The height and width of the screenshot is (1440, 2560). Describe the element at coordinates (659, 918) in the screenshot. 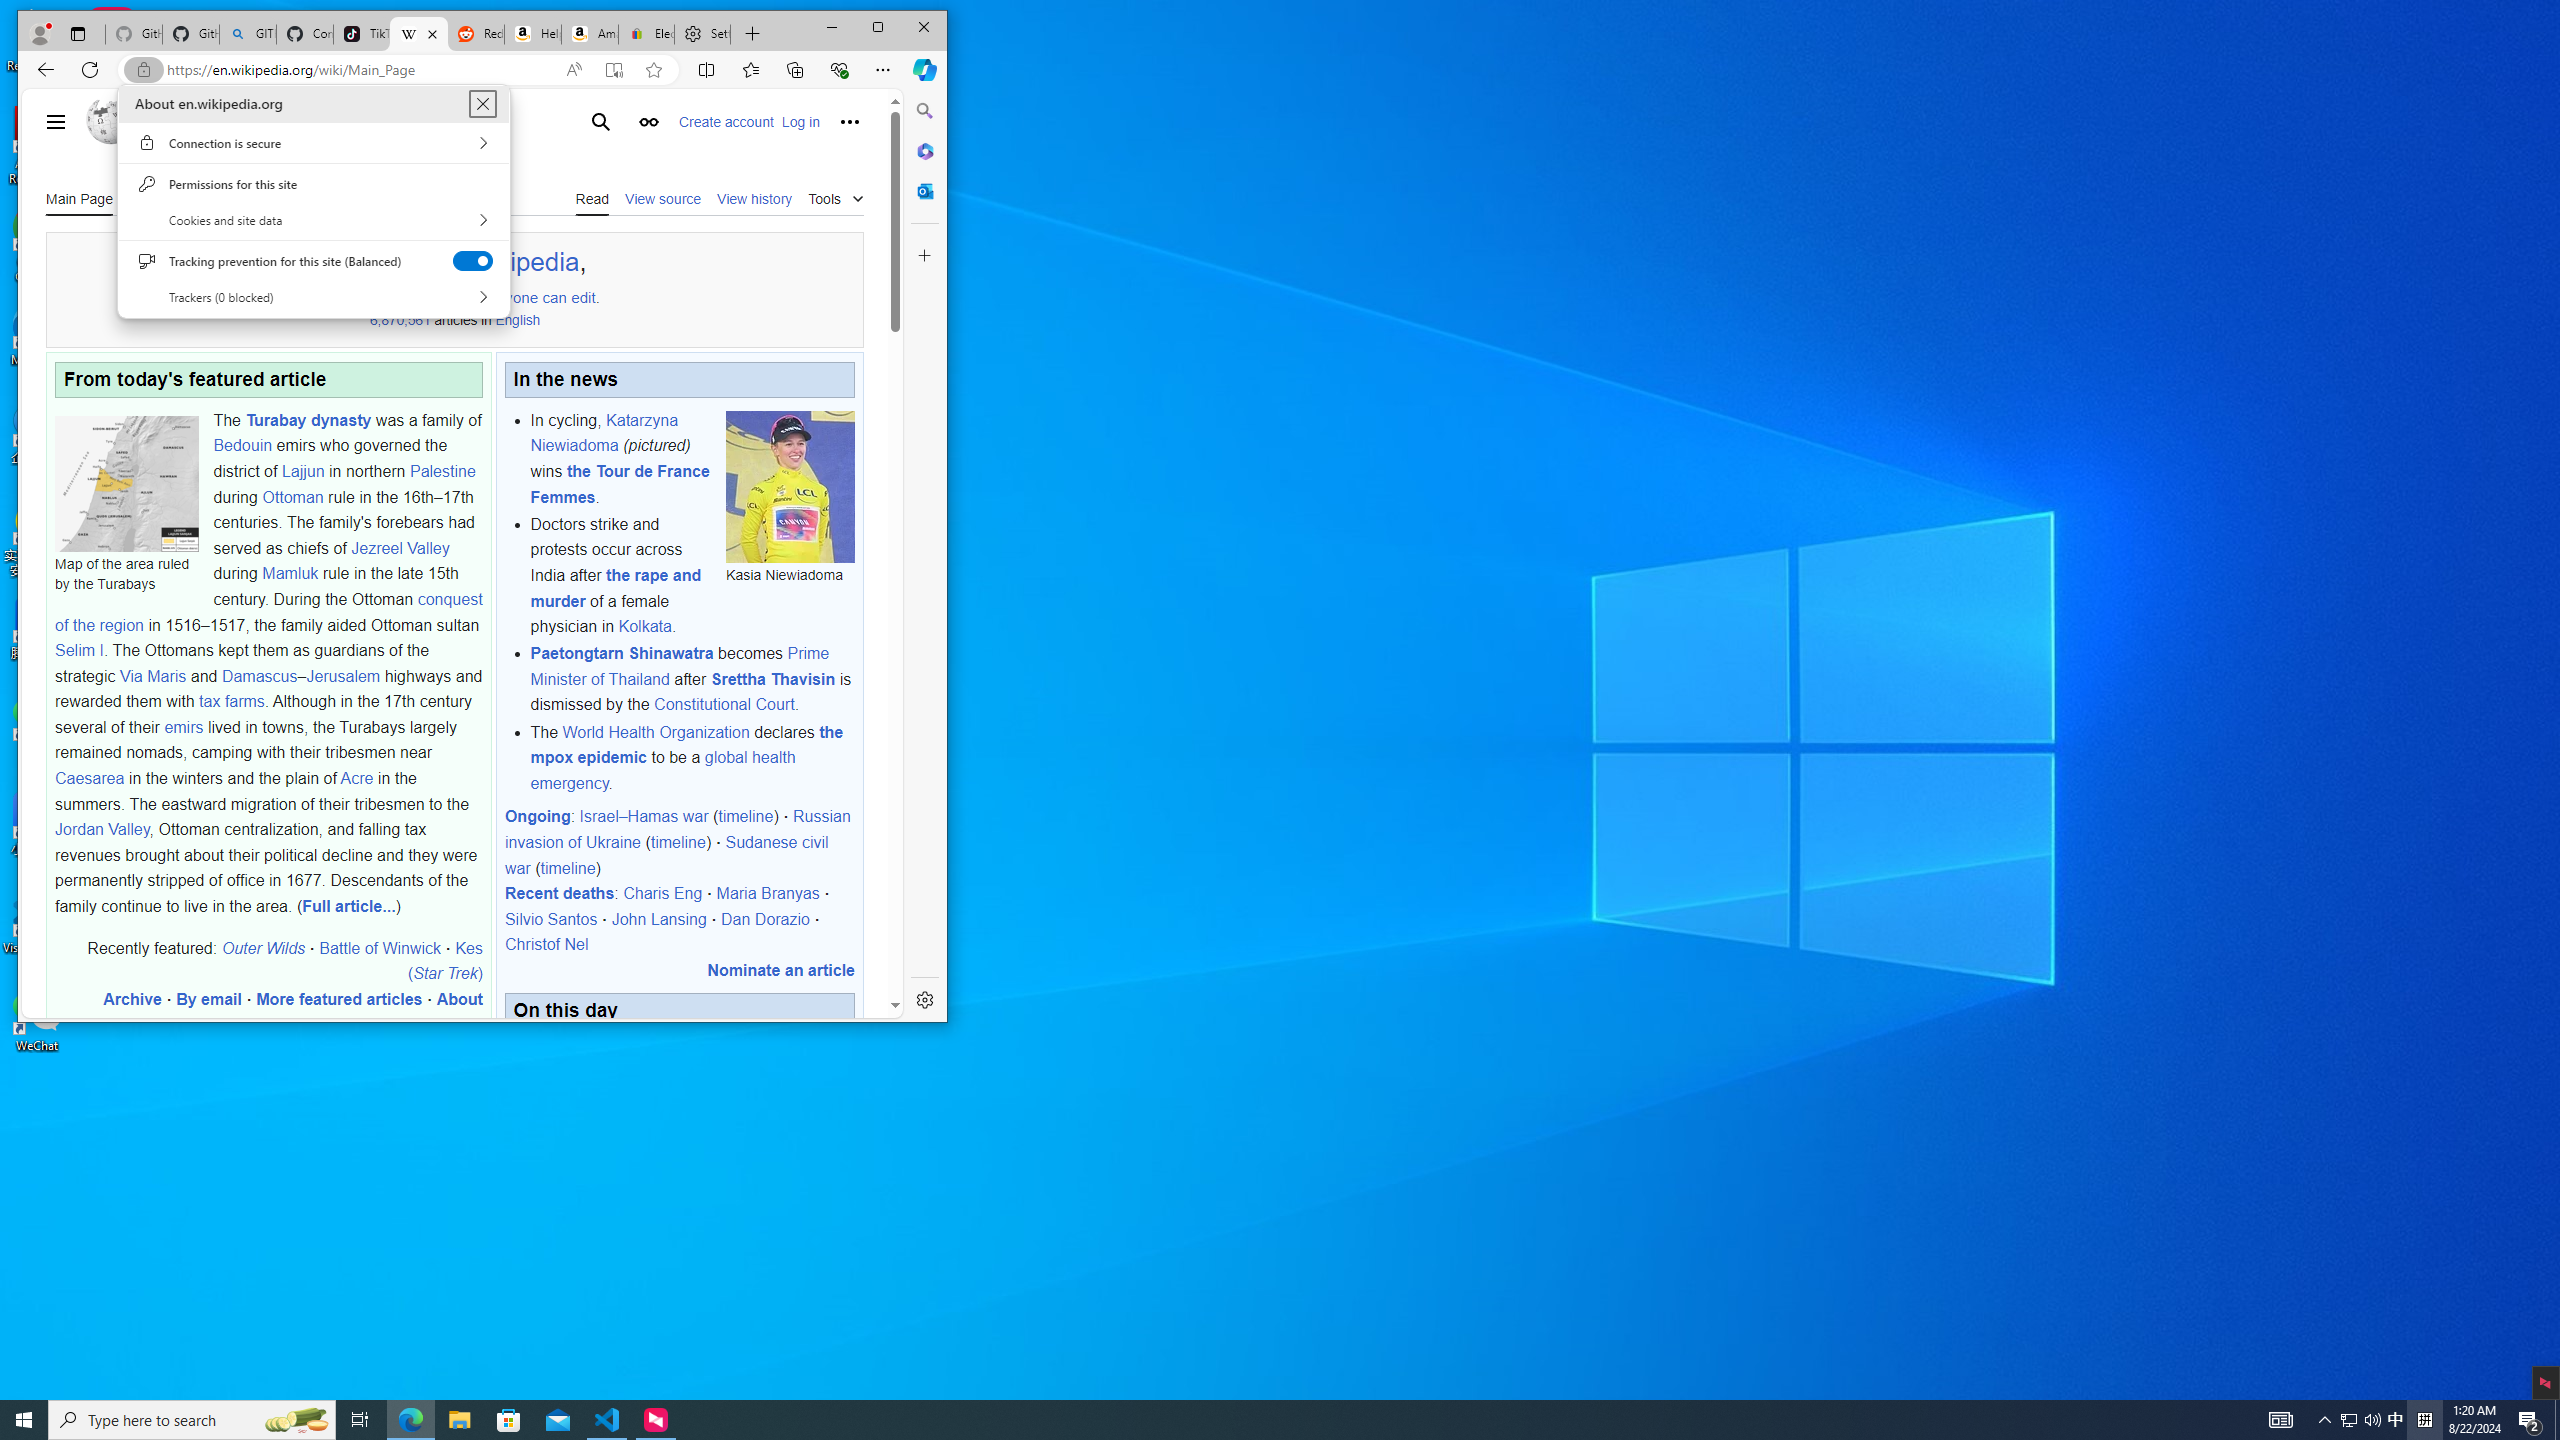

I see `'John Lansing'` at that location.